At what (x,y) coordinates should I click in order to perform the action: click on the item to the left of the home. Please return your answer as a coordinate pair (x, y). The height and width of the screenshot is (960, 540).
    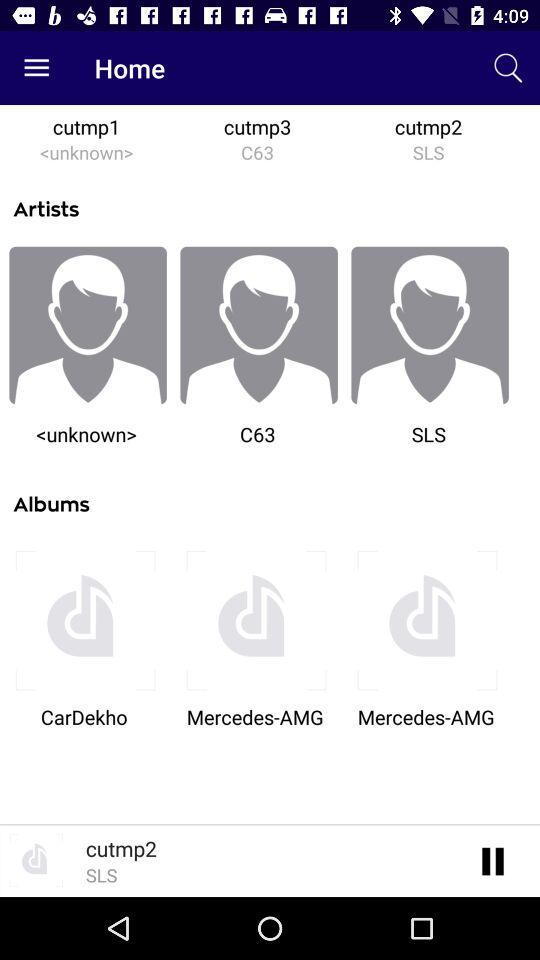
    Looking at the image, I should click on (36, 68).